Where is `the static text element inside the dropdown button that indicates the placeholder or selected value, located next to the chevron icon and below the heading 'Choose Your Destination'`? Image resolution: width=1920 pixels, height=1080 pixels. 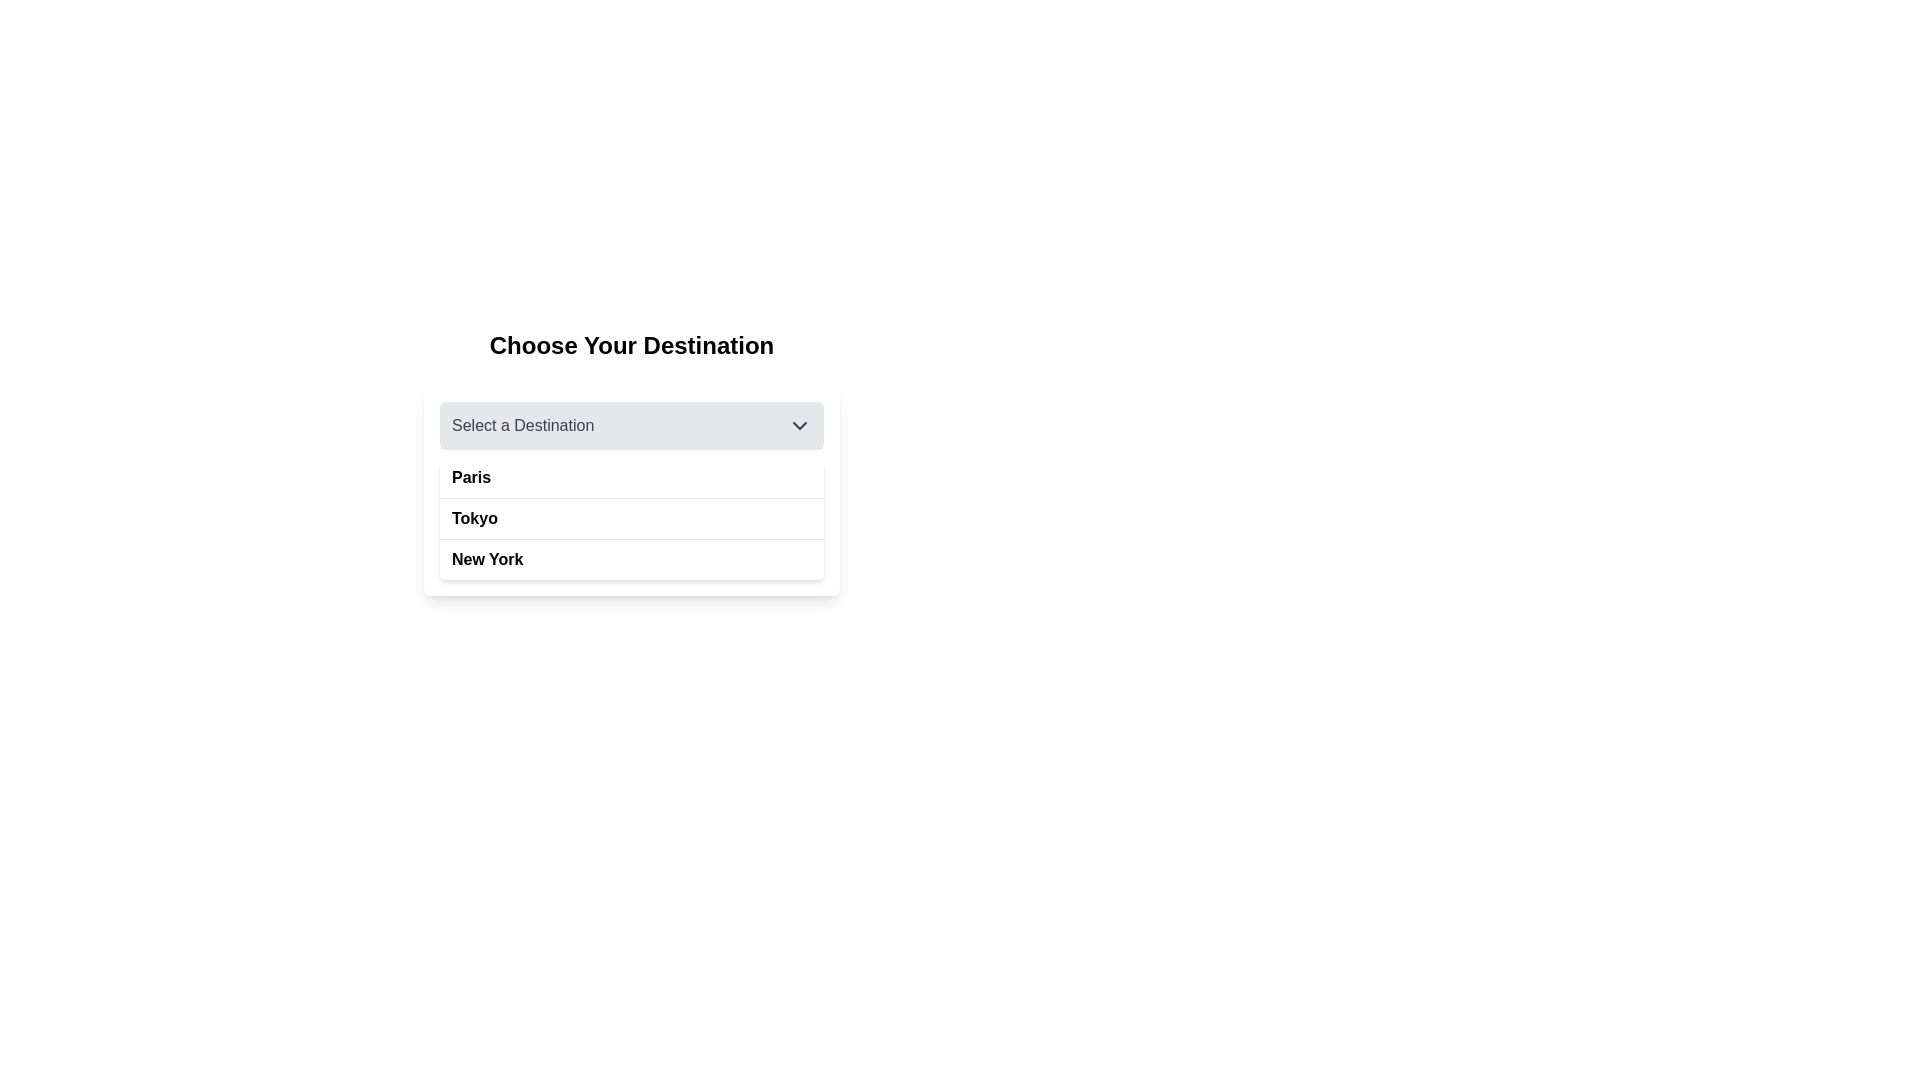 the static text element inside the dropdown button that indicates the placeholder or selected value, located next to the chevron icon and below the heading 'Choose Your Destination' is located at coordinates (523, 424).